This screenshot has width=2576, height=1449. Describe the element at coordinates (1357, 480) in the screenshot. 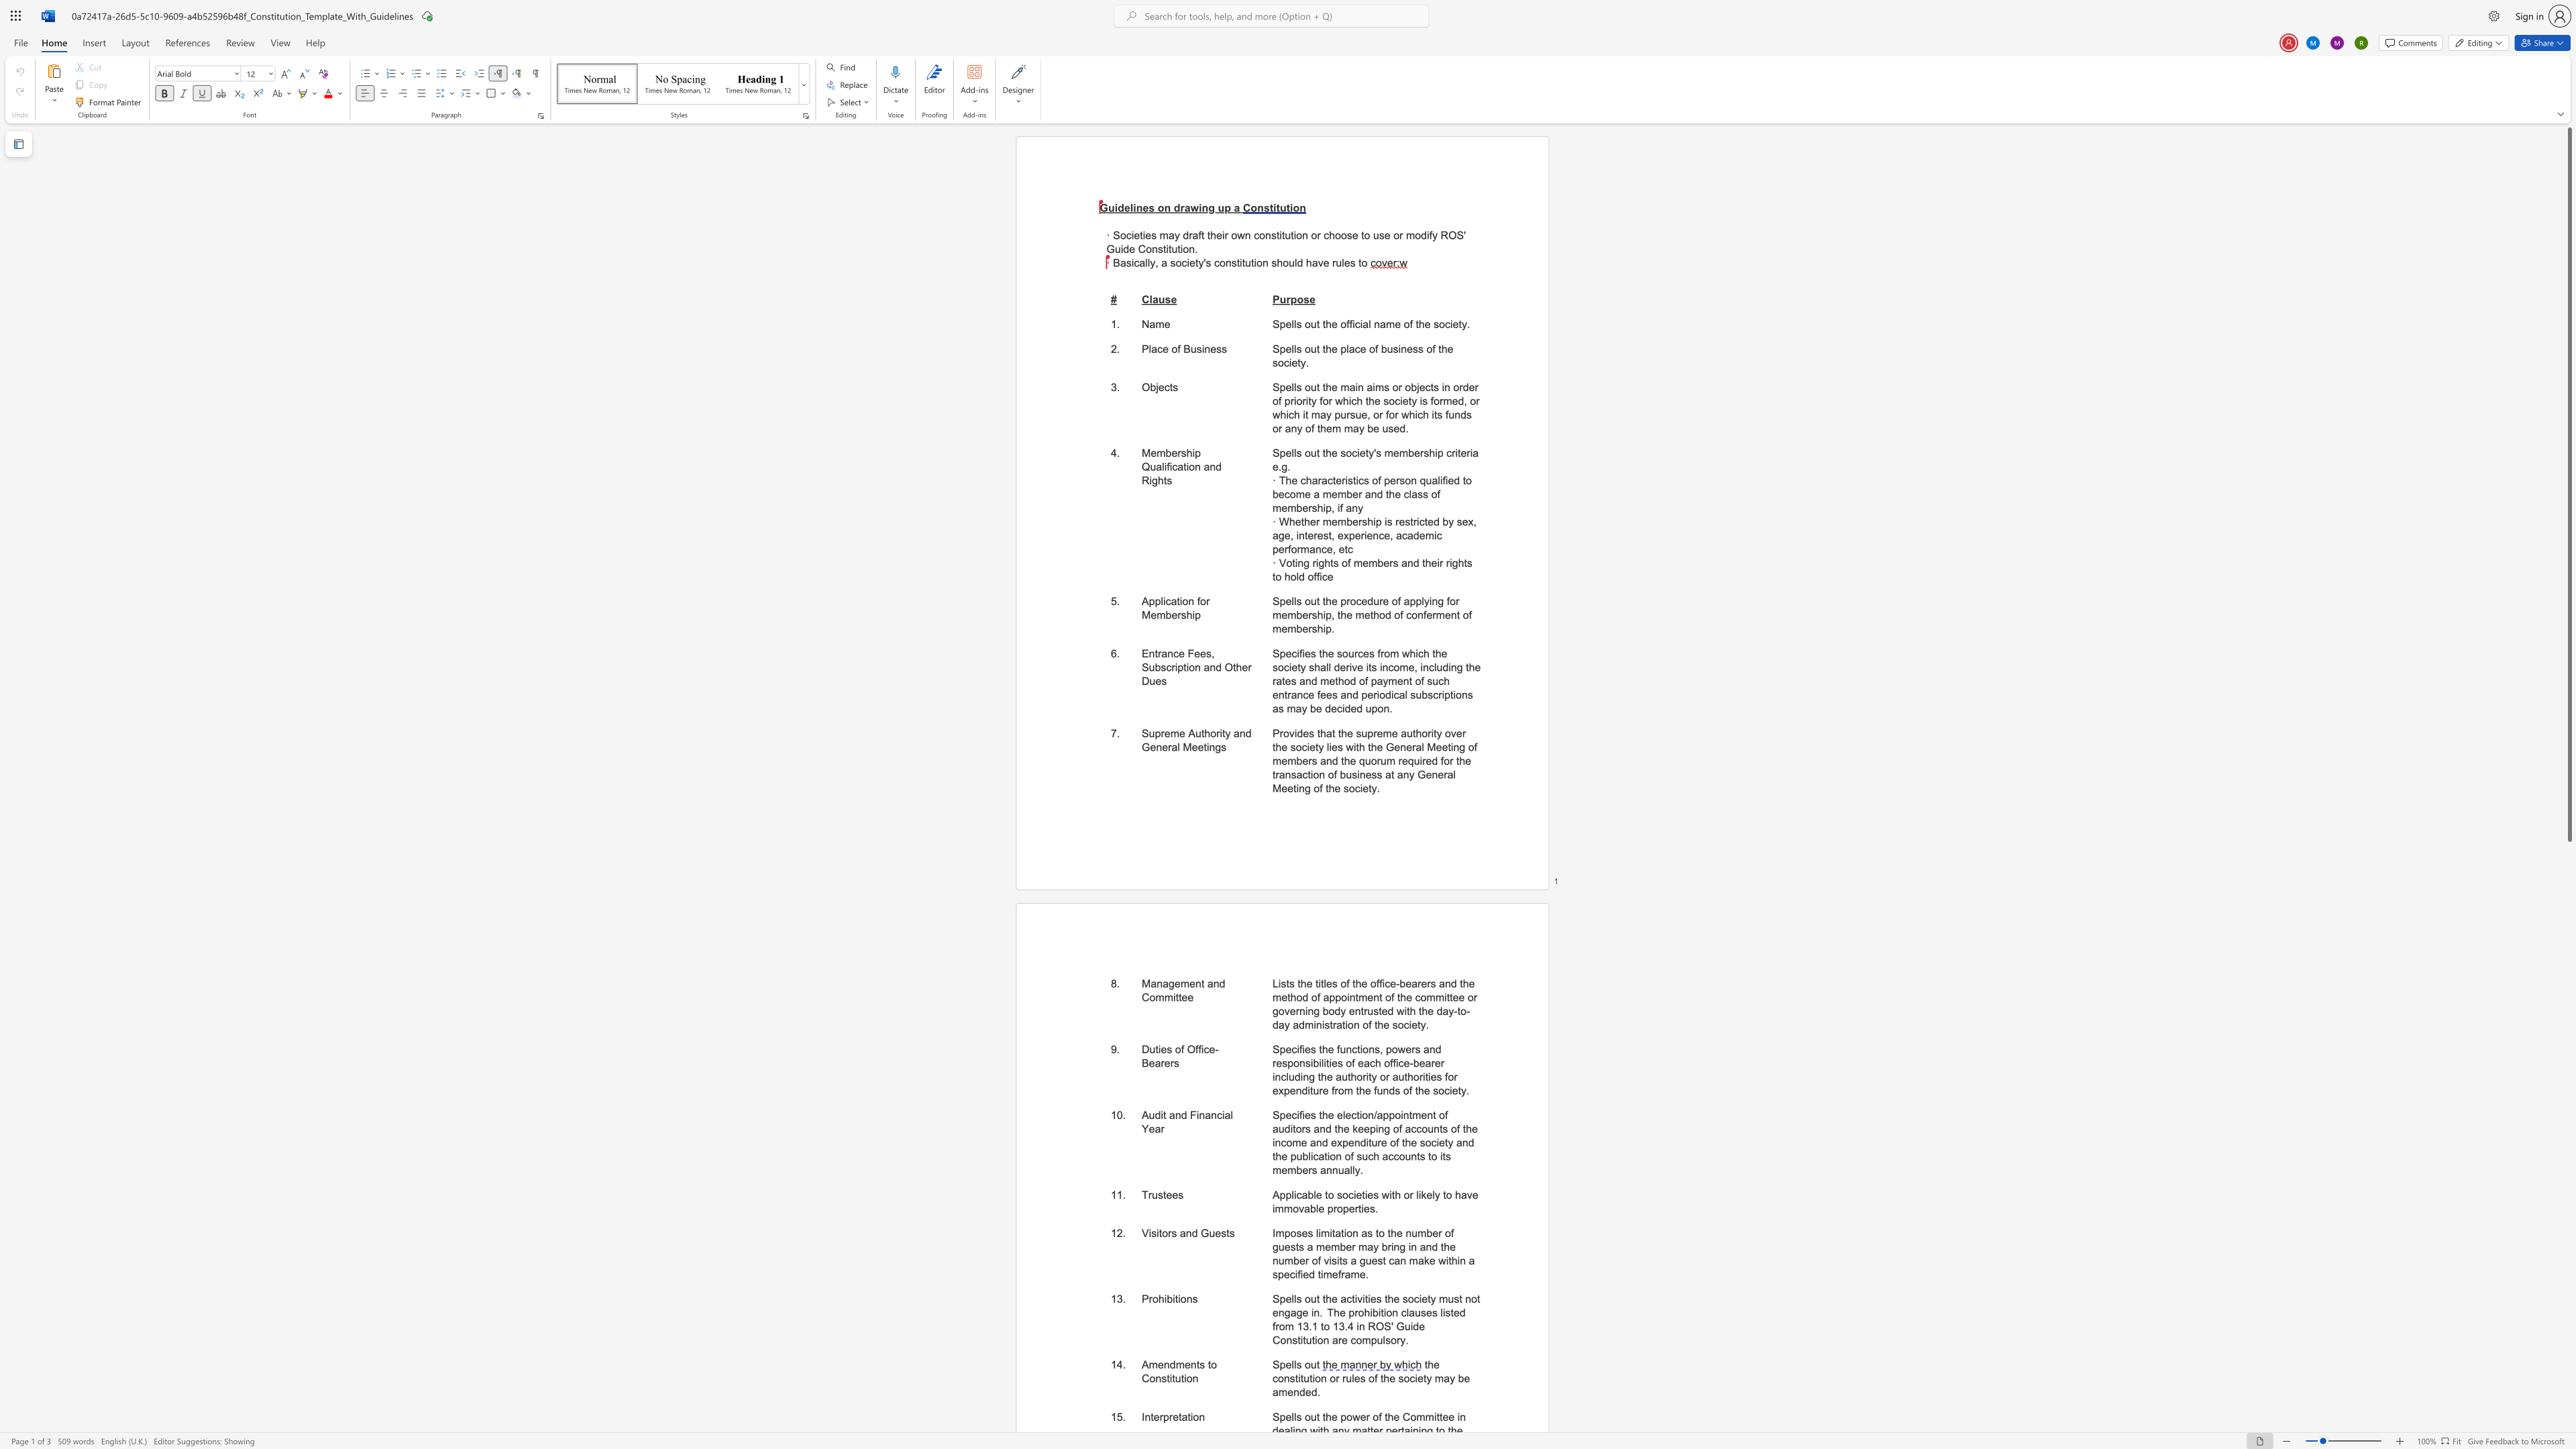

I see `the subset text "cs of" within the text "· The characteristics of person qualified to become a member and the class of membership, if any"` at that location.